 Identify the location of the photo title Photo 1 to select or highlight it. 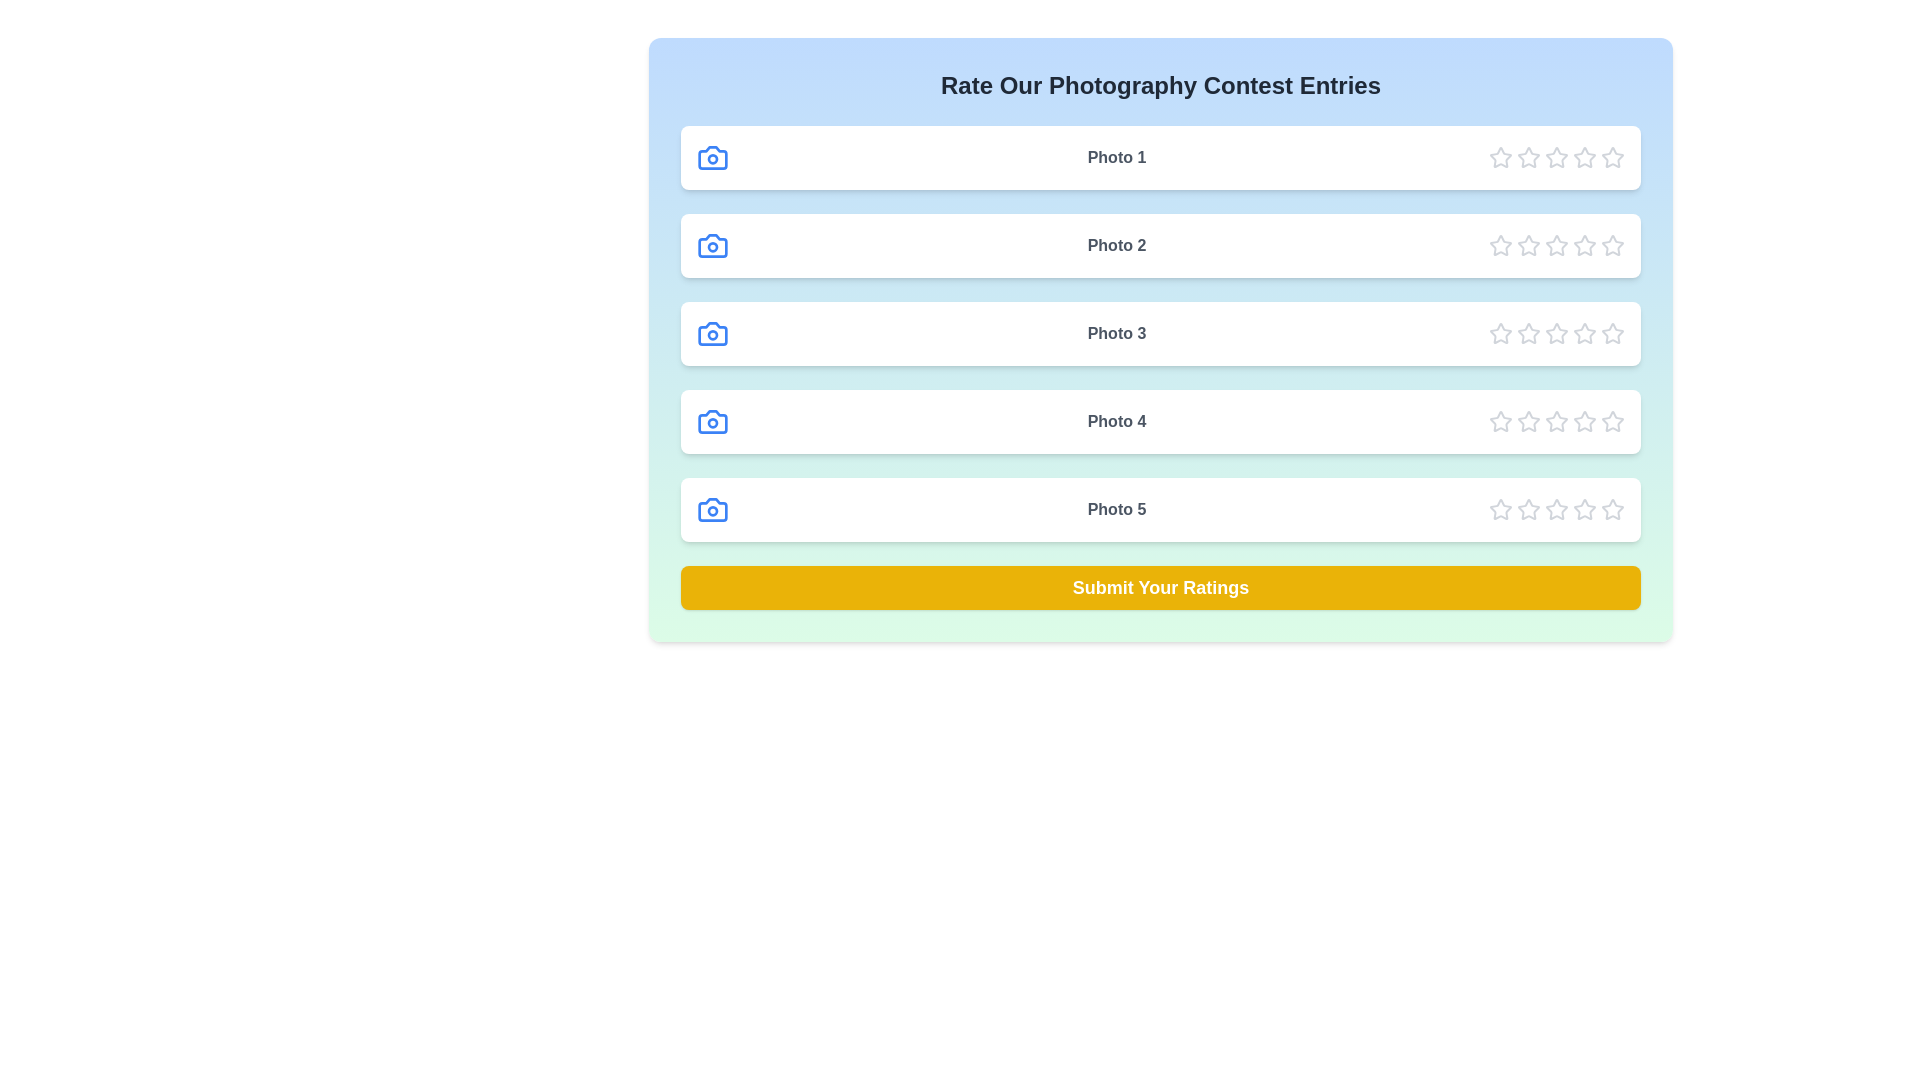
(1116, 157).